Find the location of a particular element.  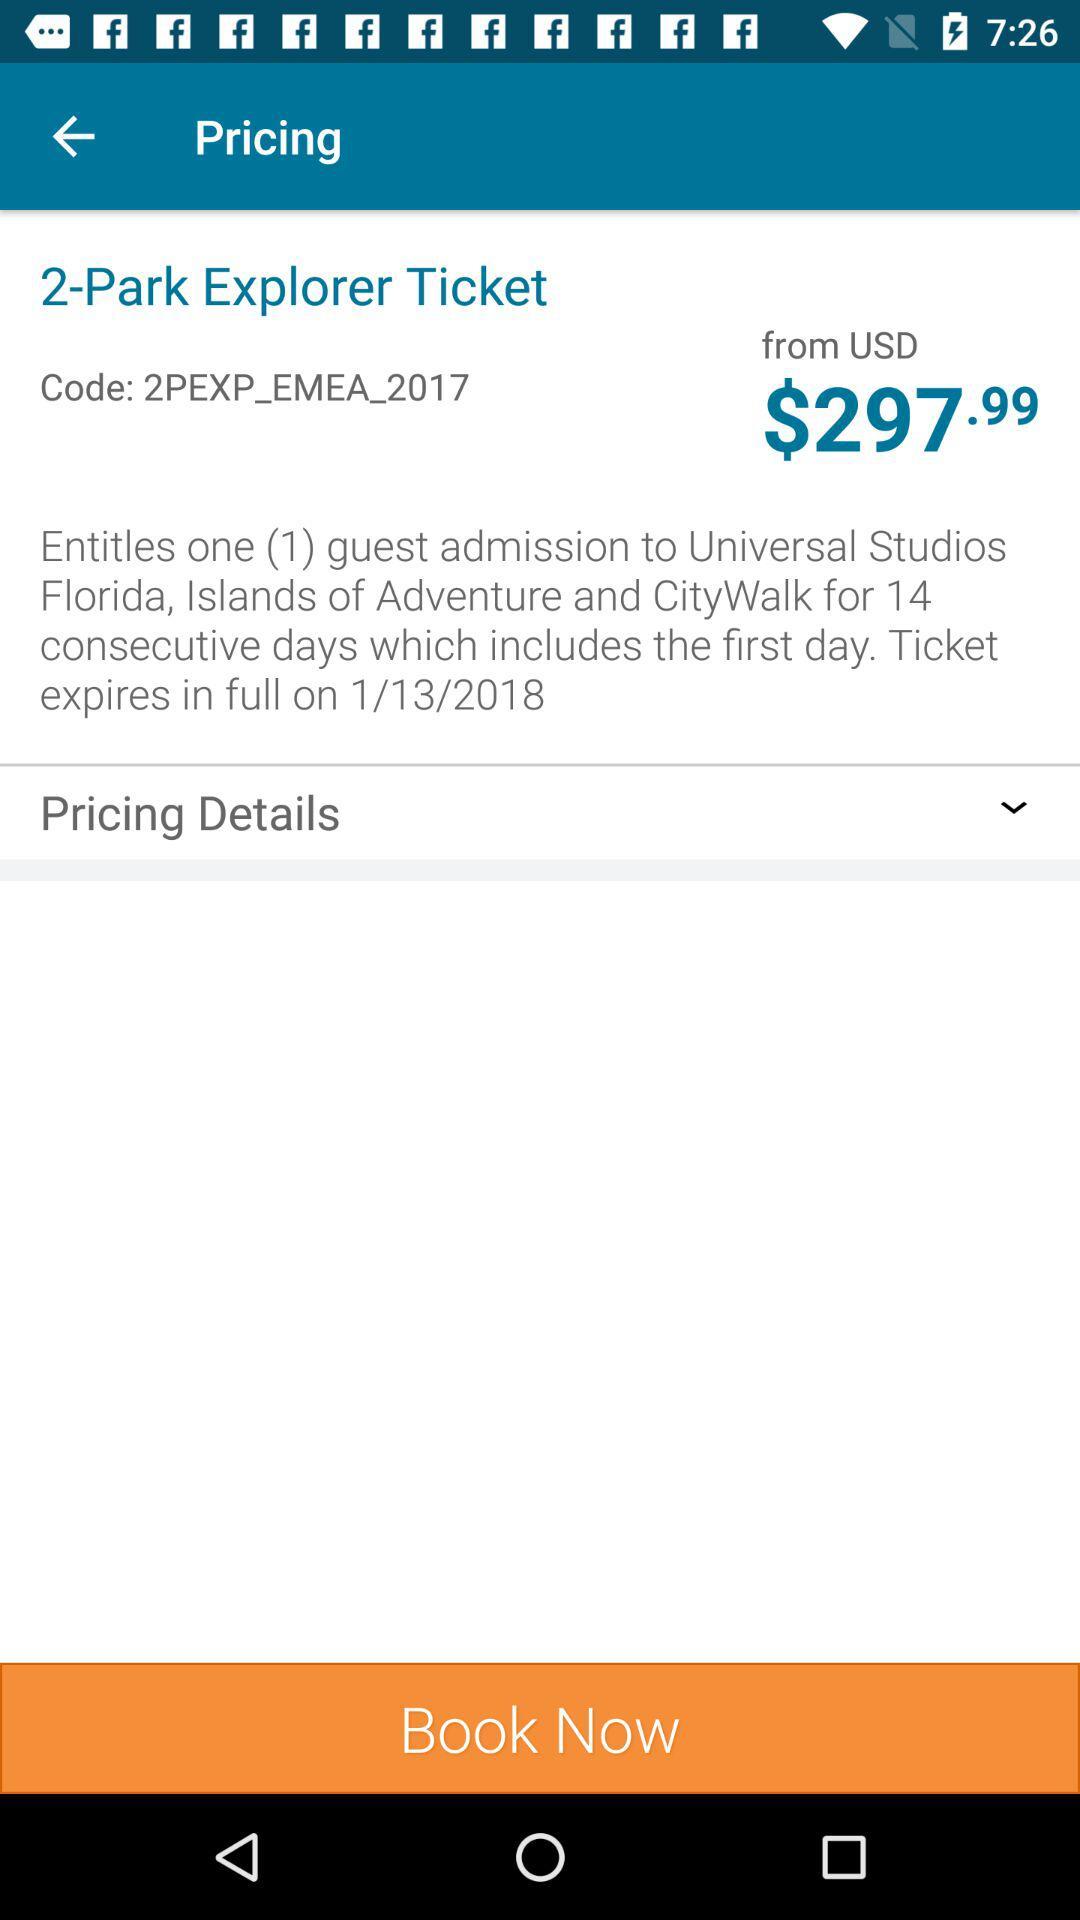

code: 2pexp_emea_2017 is located at coordinates (253, 365).